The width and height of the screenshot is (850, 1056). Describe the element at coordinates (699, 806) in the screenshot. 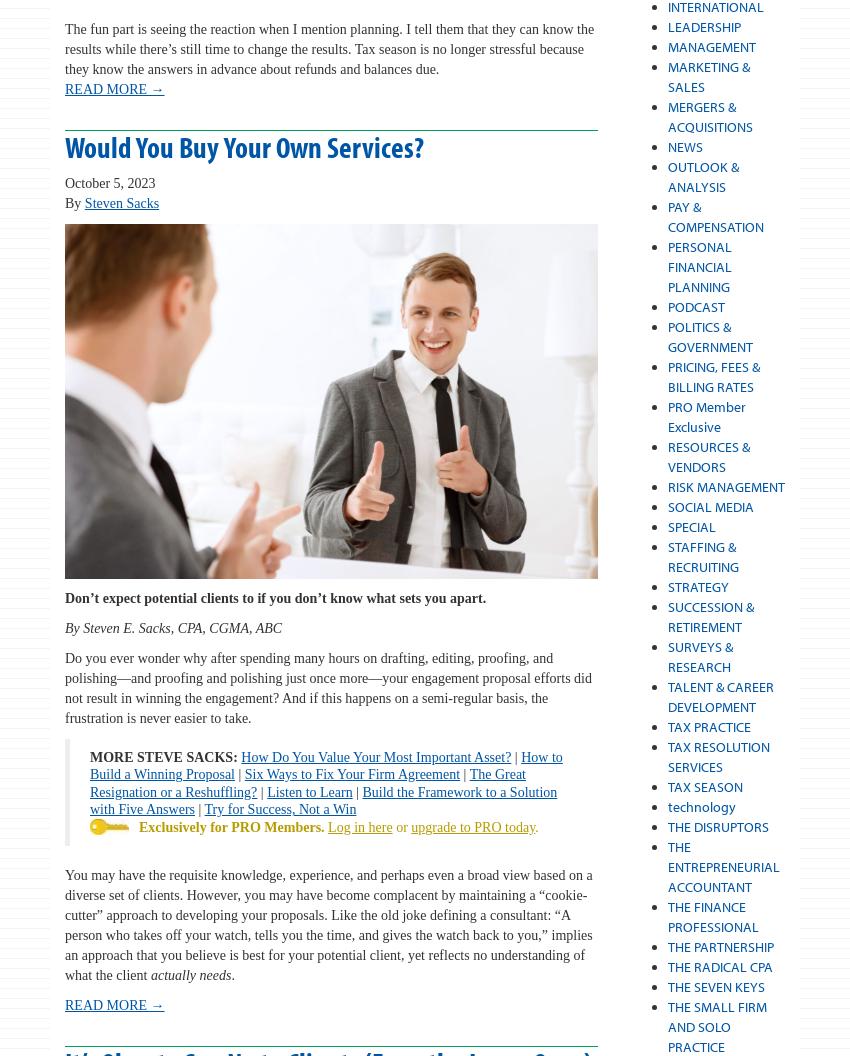

I see `'technology'` at that location.